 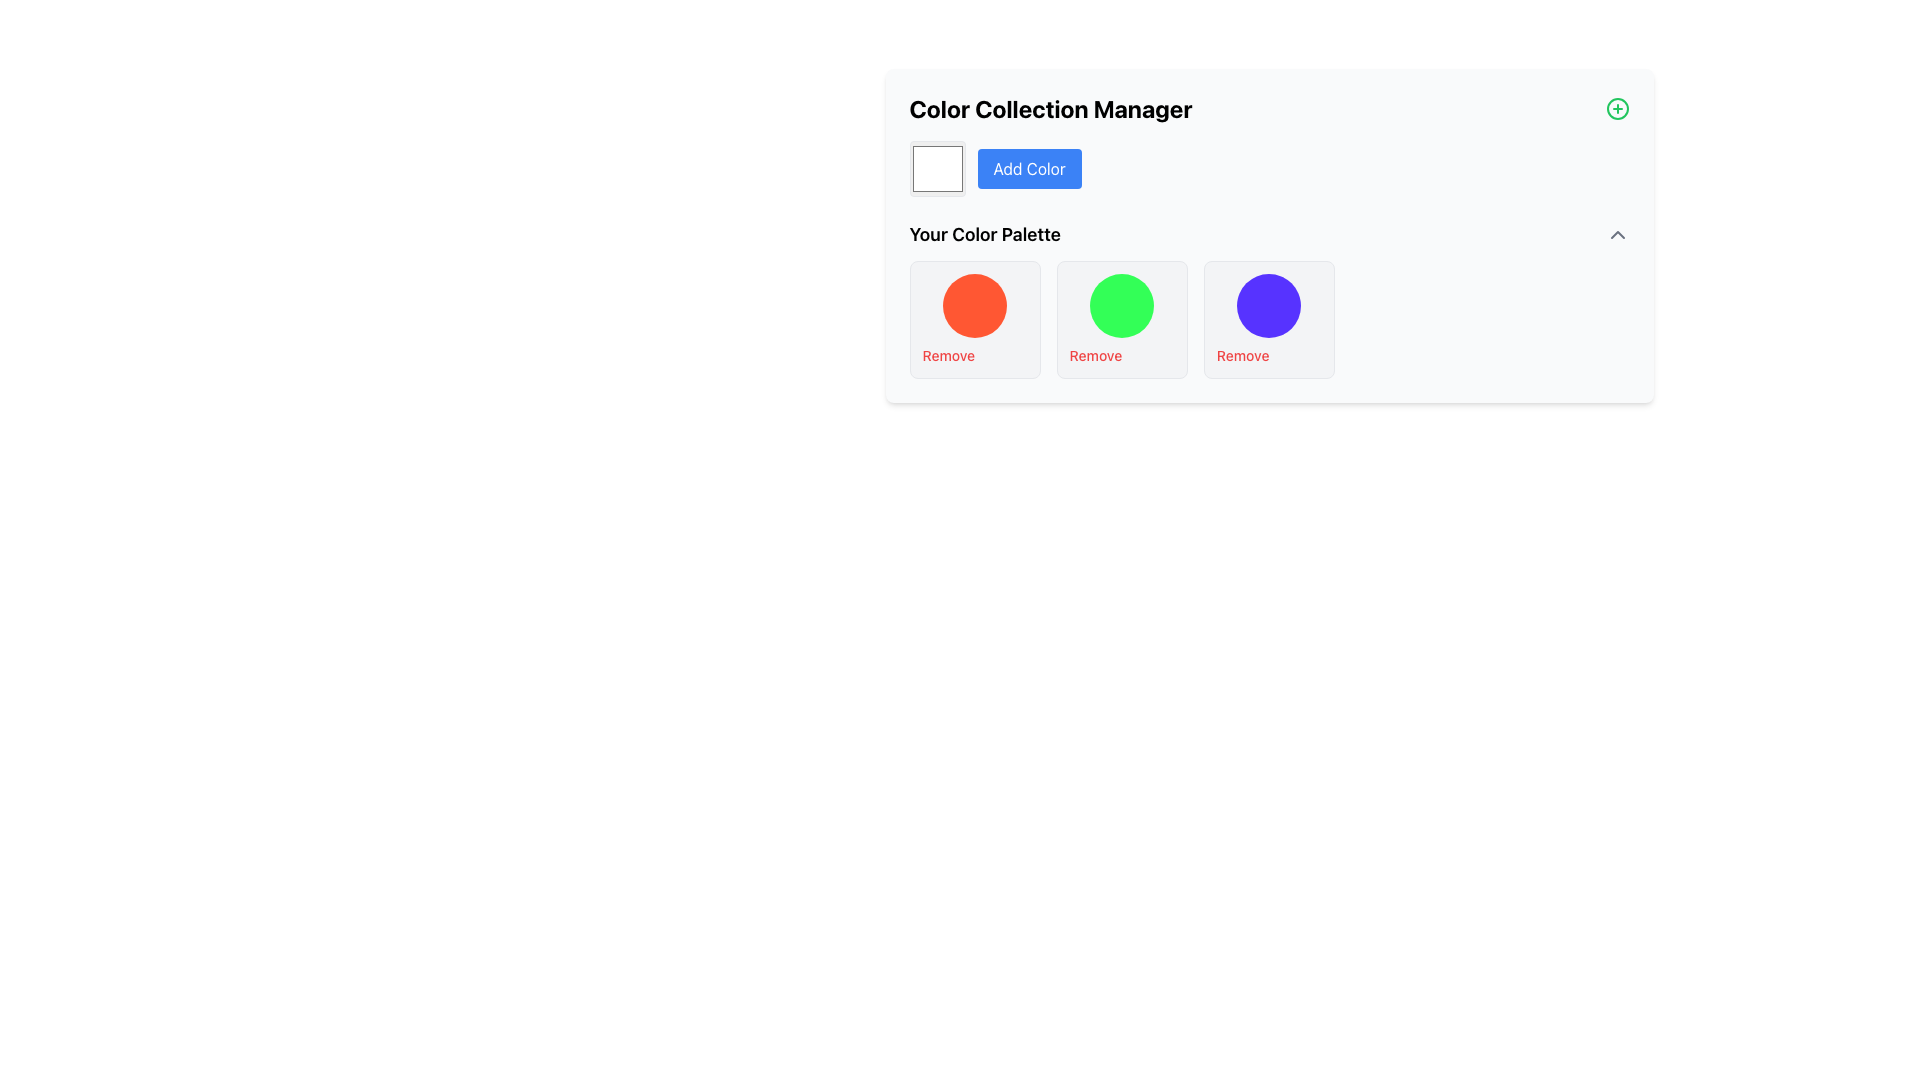 I want to click on the small triangular icon resembling an upward-pointing arrow located near the top-right corner of the 'Your Color Palette' section, so click(x=1617, y=234).